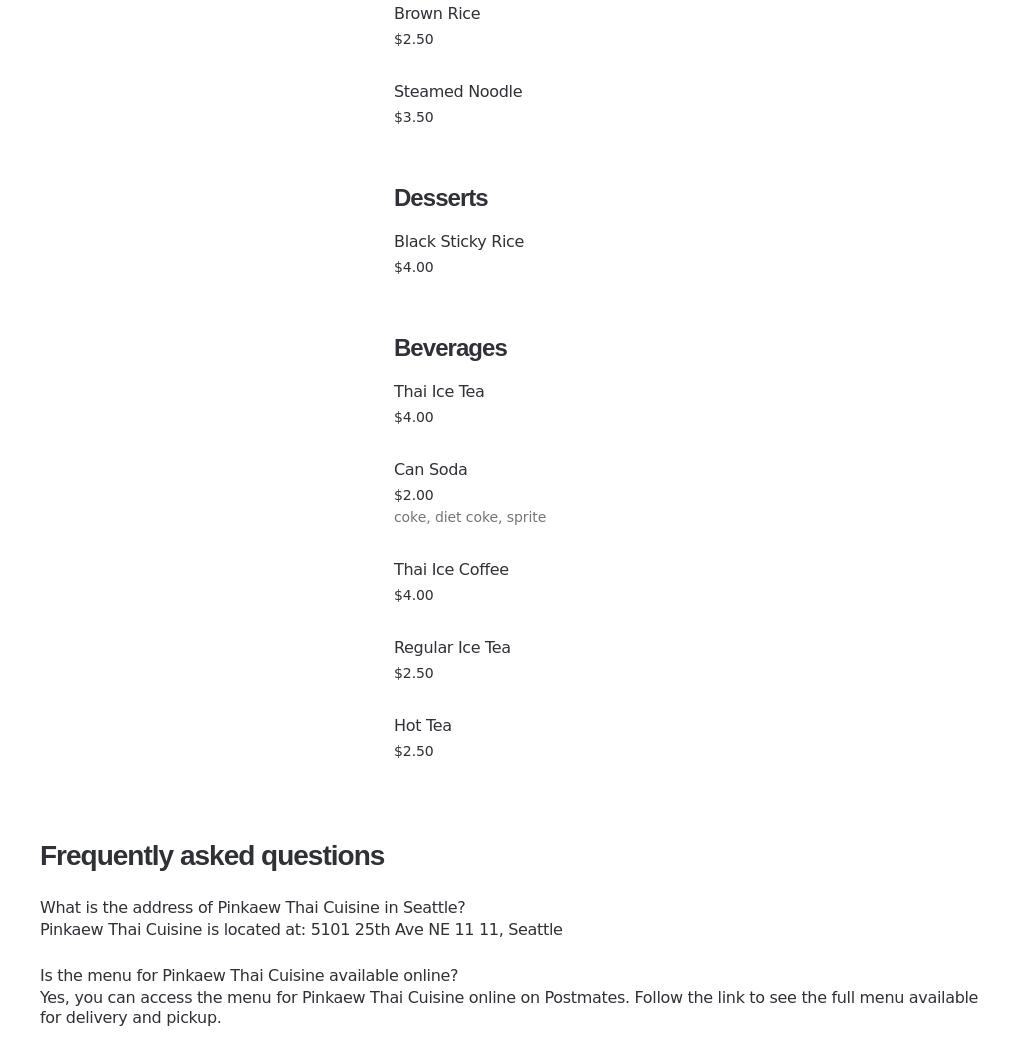 The width and height of the screenshot is (1024, 1037). What do you see at coordinates (421, 725) in the screenshot?
I see `'Hot Tea'` at bounding box center [421, 725].